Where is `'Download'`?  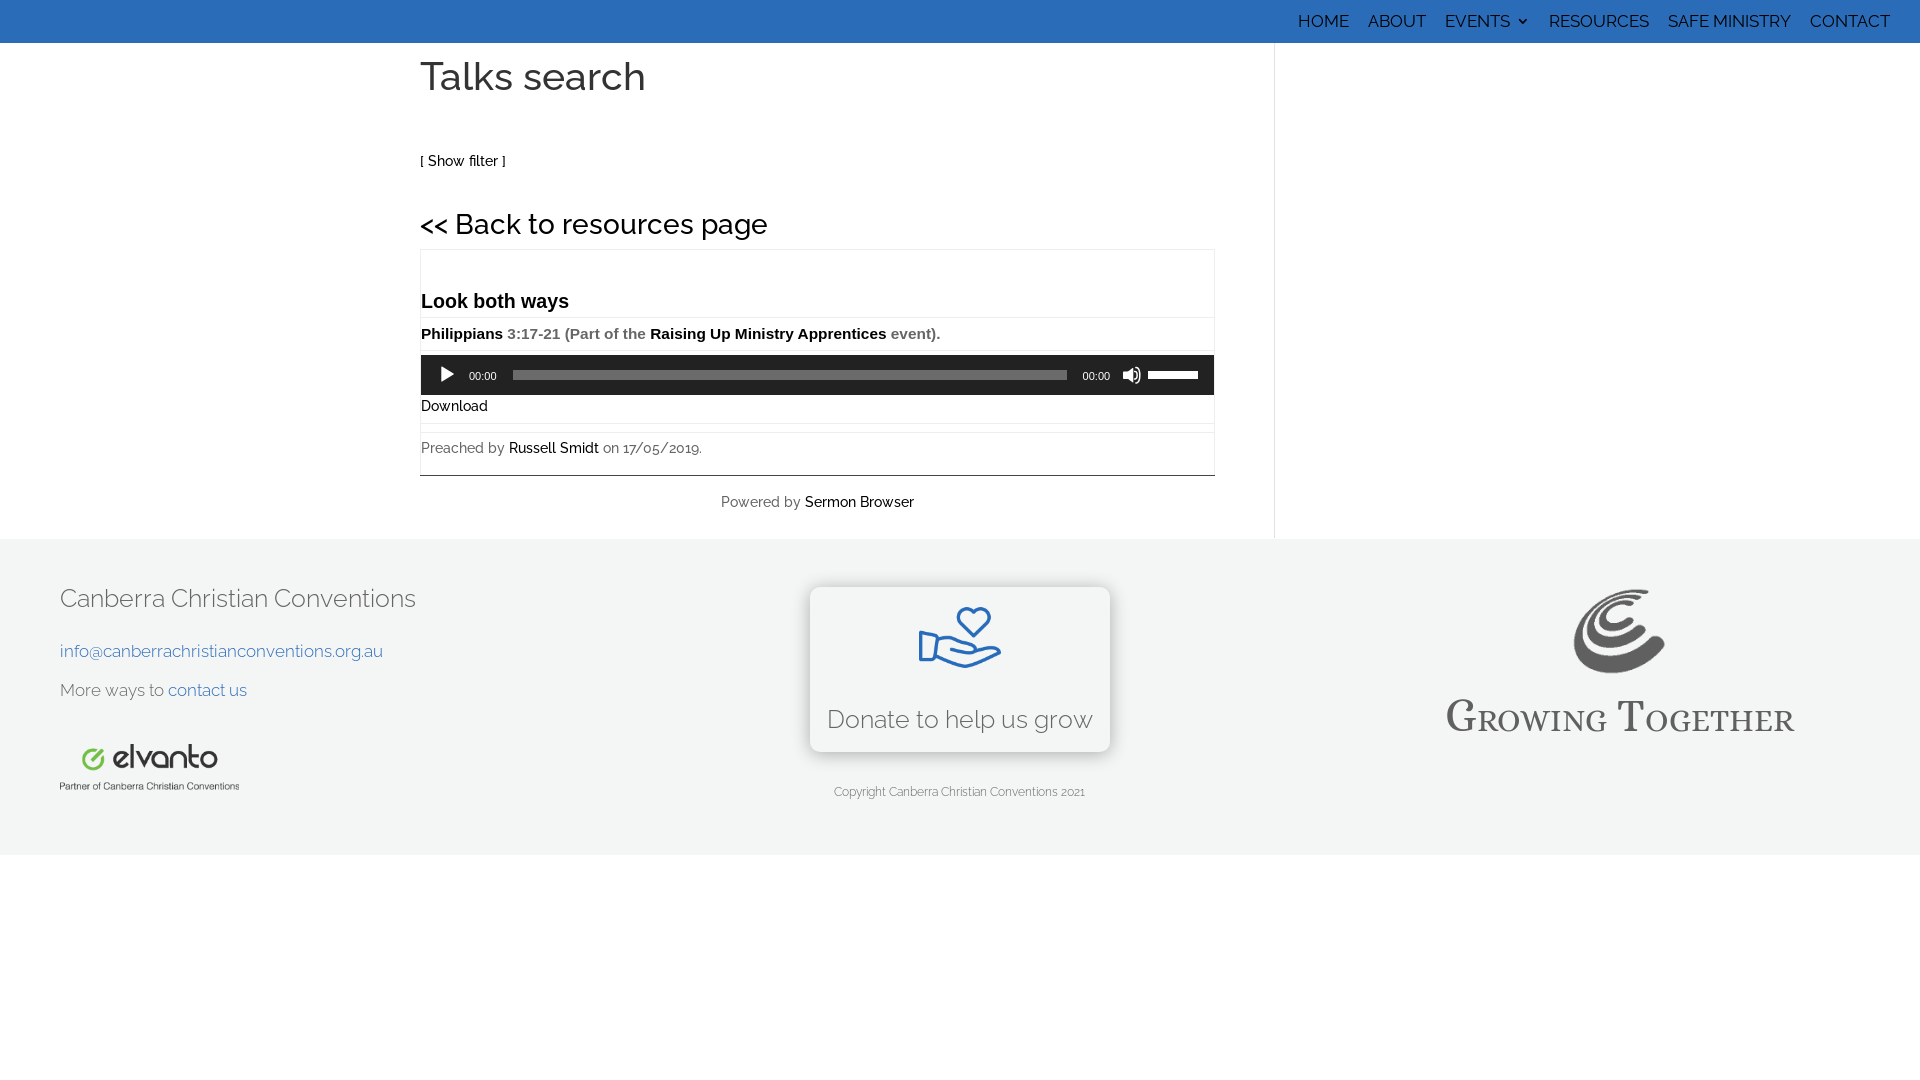
'Download' is located at coordinates (453, 405).